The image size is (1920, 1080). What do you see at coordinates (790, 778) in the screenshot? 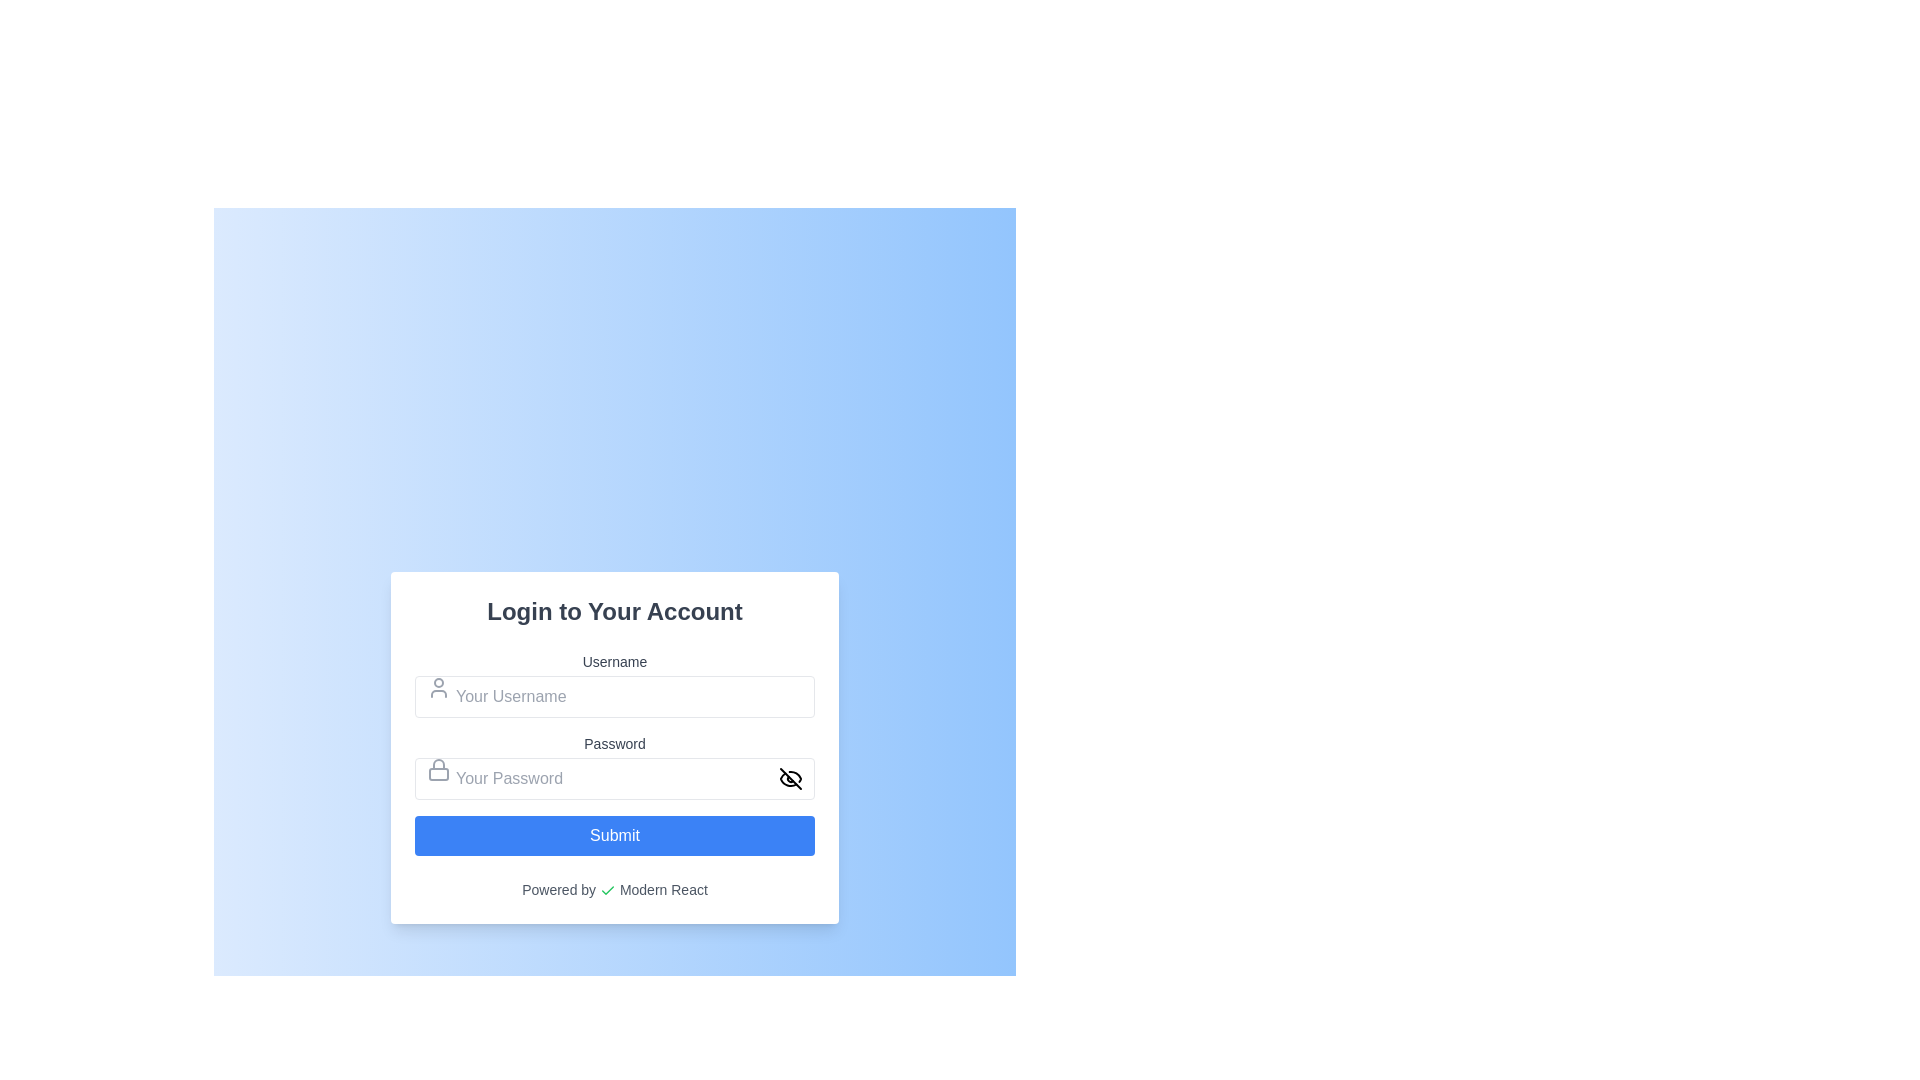
I see `the password visibility toggle button located to the right of the 'Password' input field` at bounding box center [790, 778].